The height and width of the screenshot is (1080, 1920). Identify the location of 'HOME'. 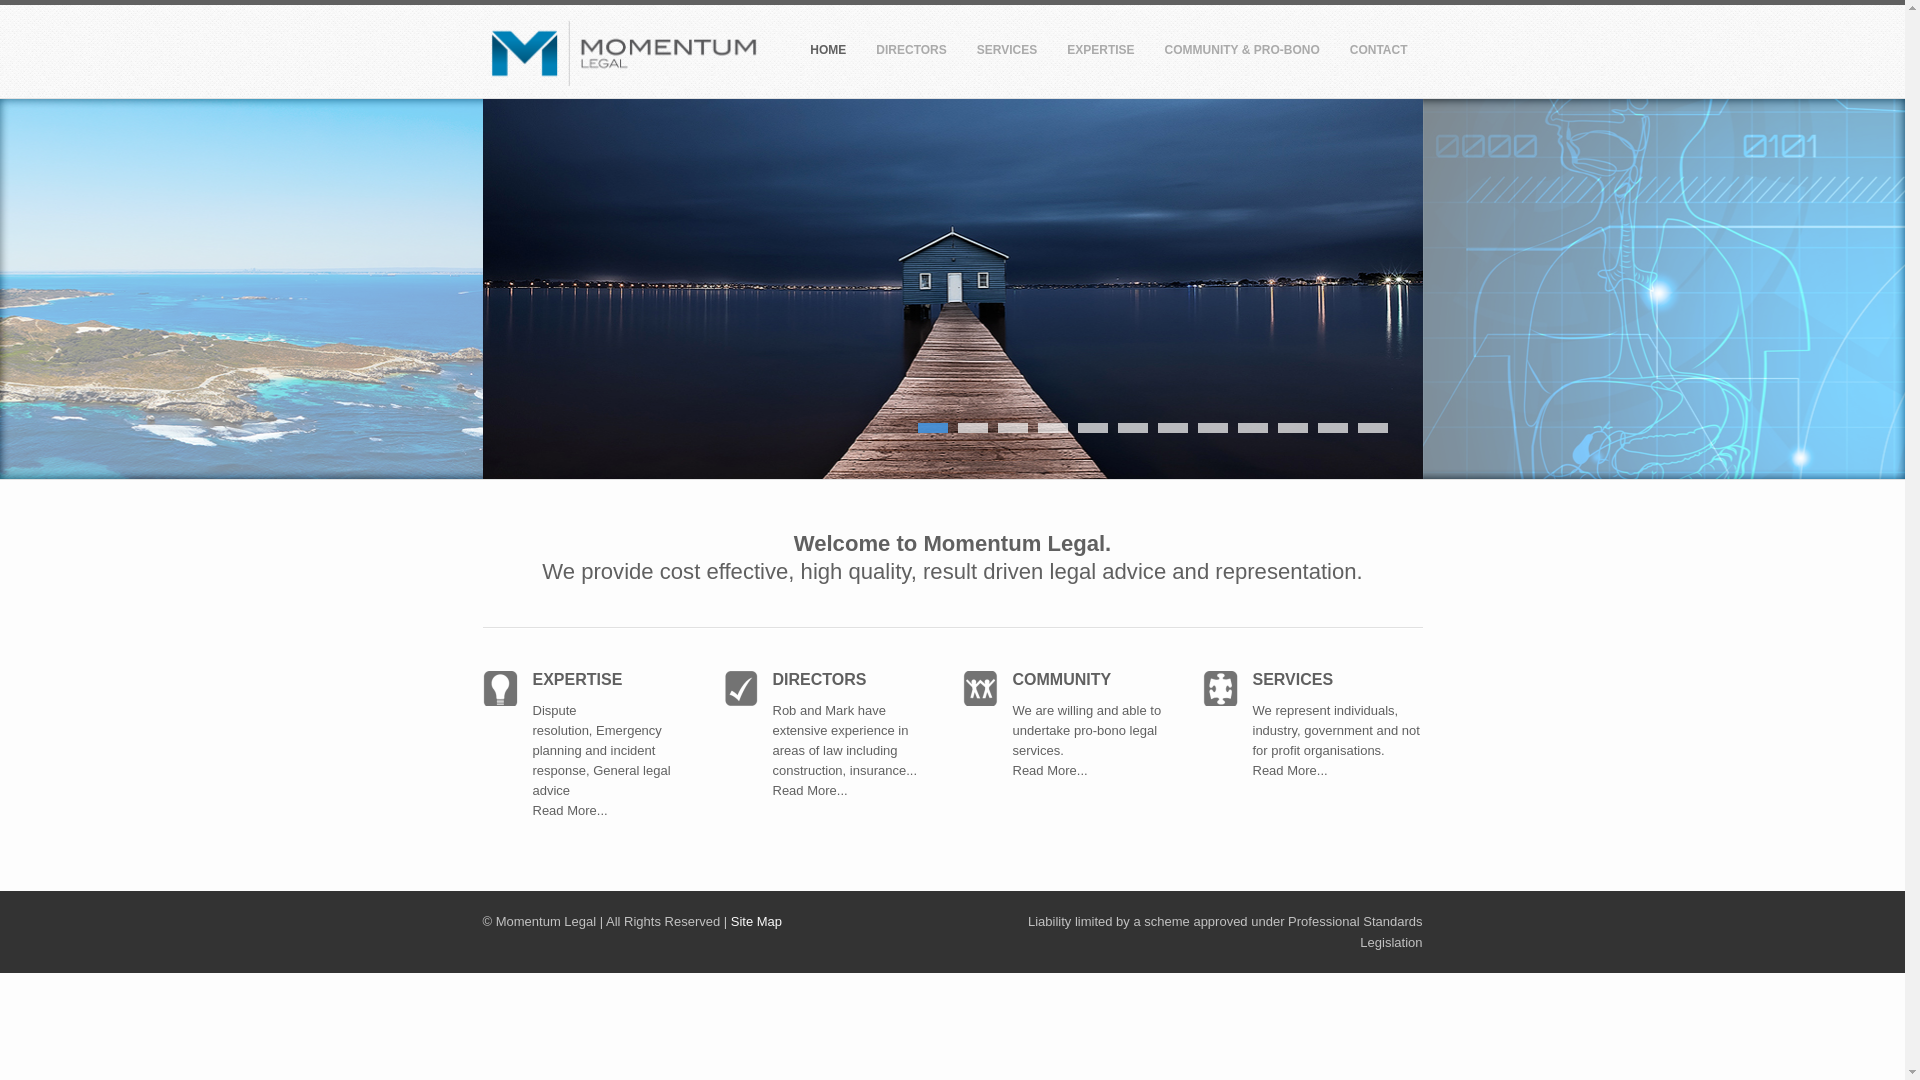
(828, 53).